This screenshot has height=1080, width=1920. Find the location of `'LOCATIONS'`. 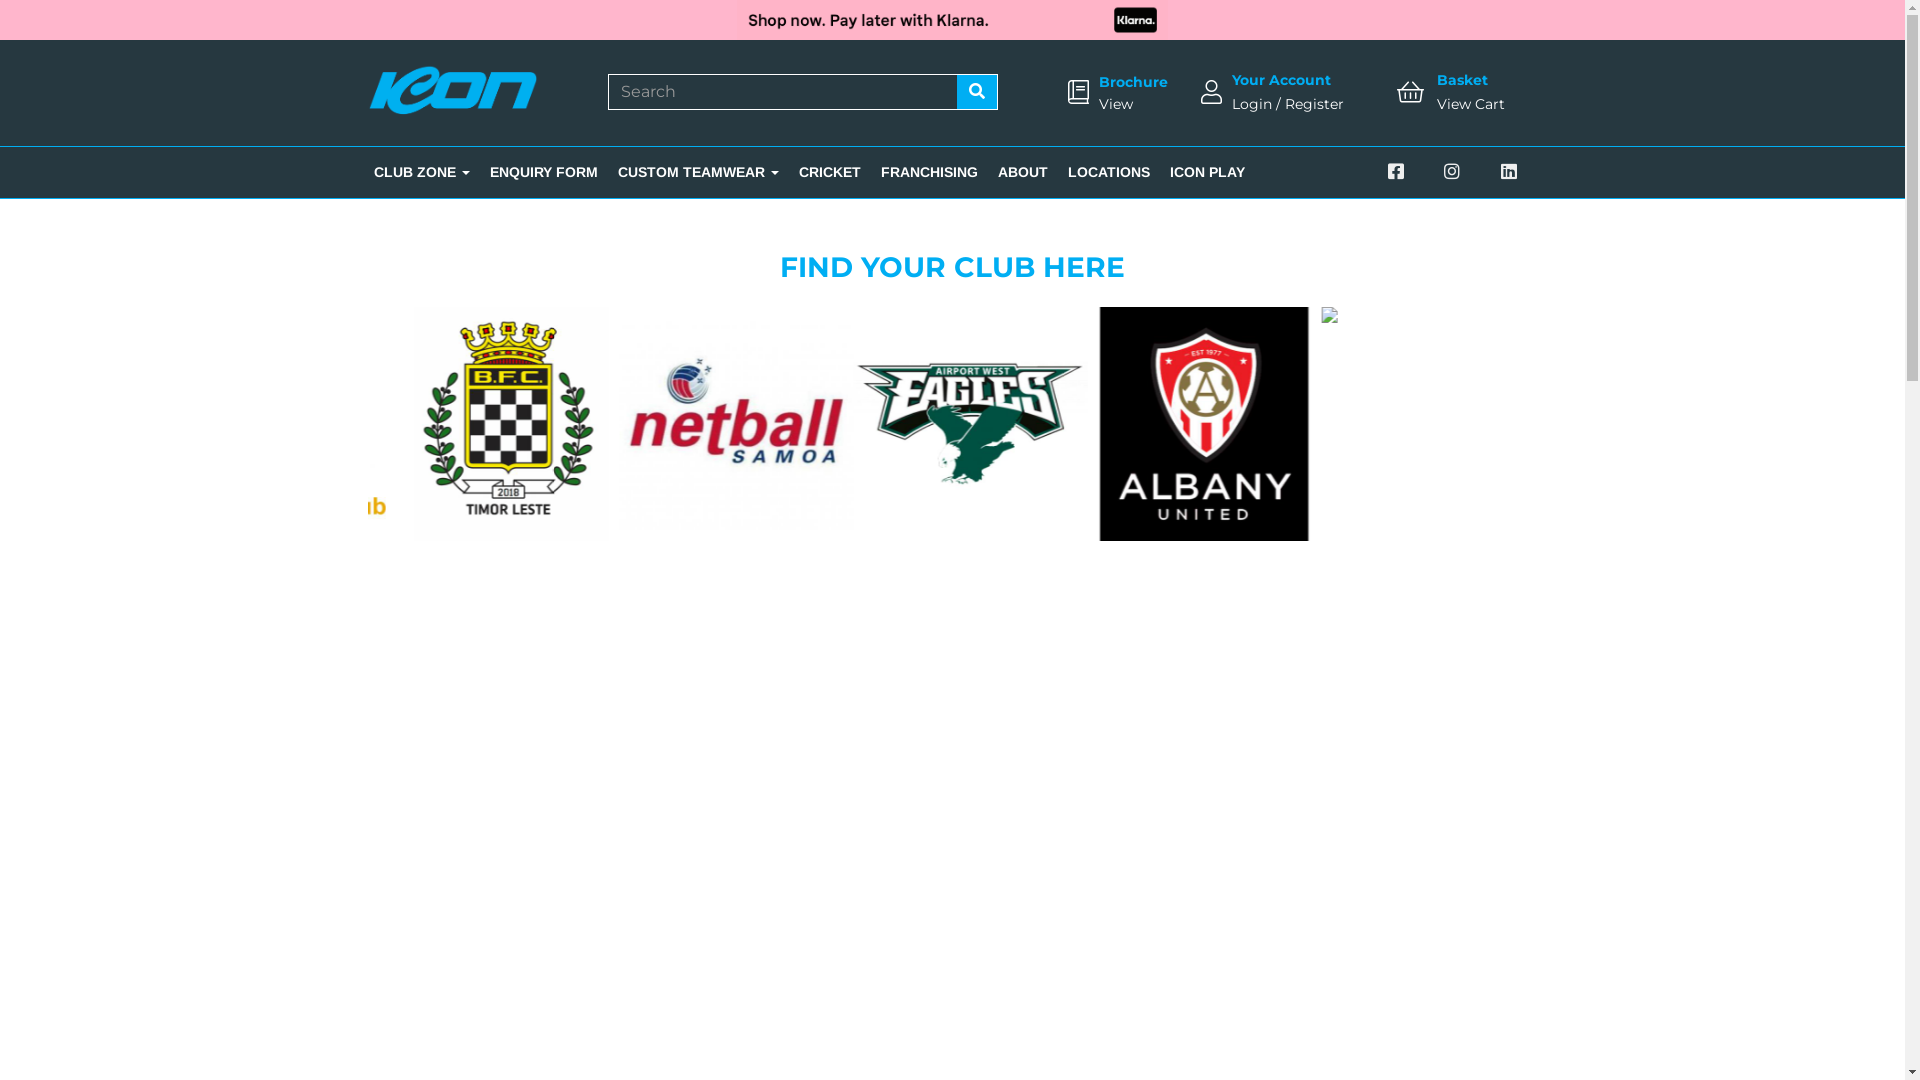

'LOCATIONS' is located at coordinates (1107, 171).